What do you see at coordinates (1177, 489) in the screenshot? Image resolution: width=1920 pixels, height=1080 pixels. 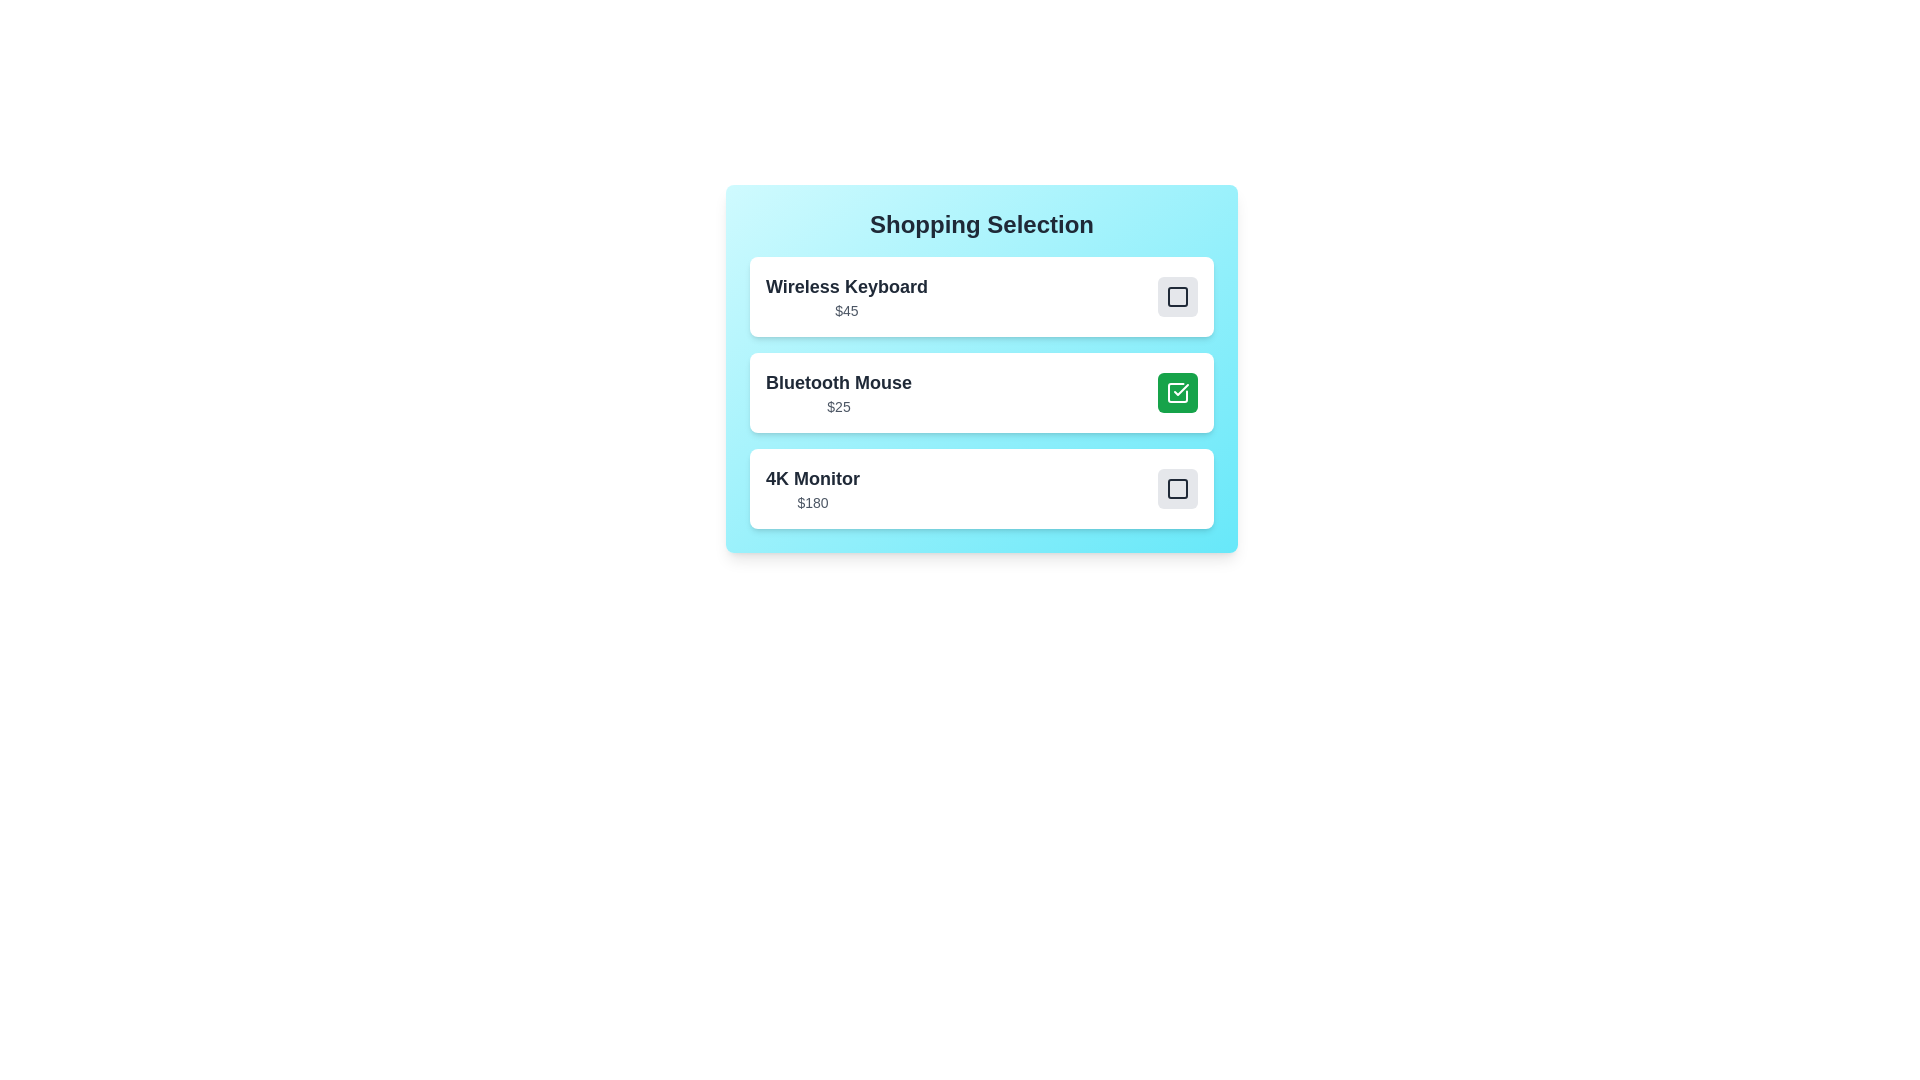 I see `the checkbox in the bottom right corner of the '4K Monitor' entry` at bounding box center [1177, 489].